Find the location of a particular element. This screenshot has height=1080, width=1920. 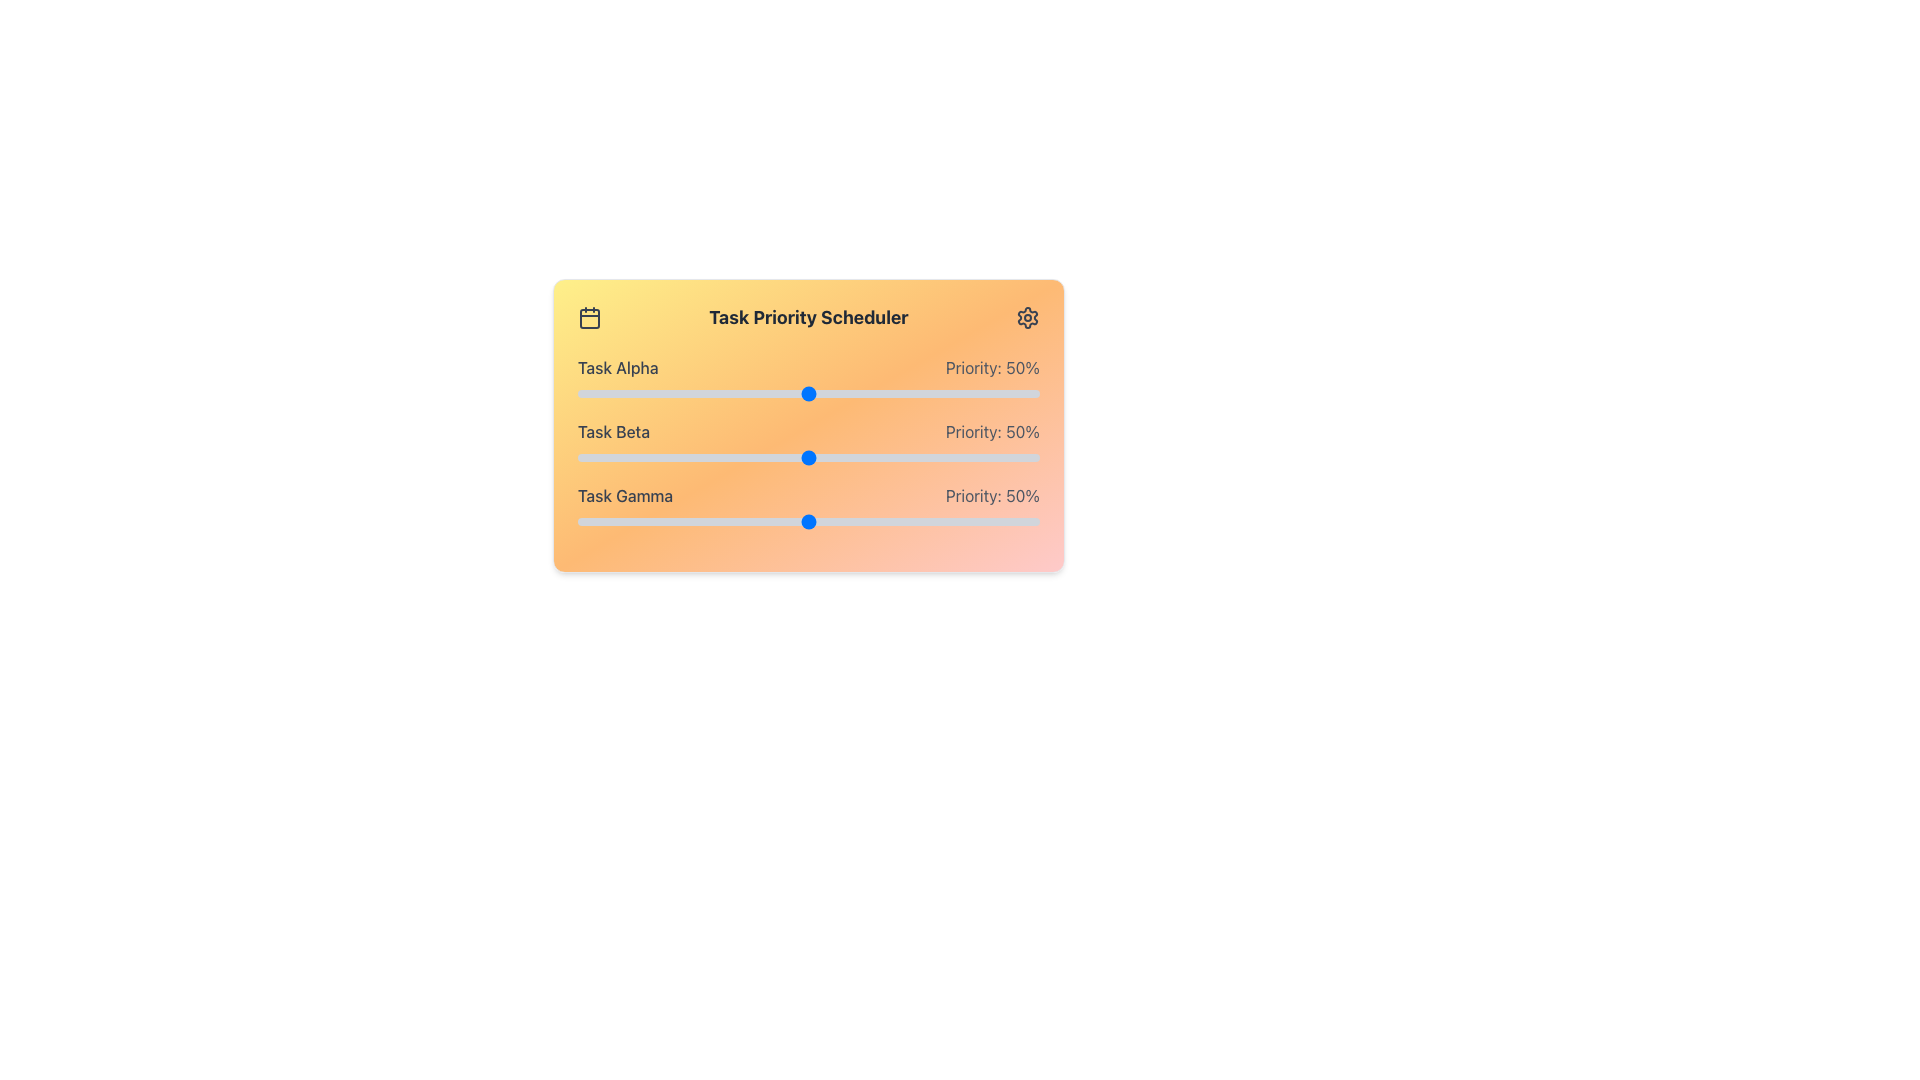

the "Task Beta" priority is located at coordinates (688, 458).